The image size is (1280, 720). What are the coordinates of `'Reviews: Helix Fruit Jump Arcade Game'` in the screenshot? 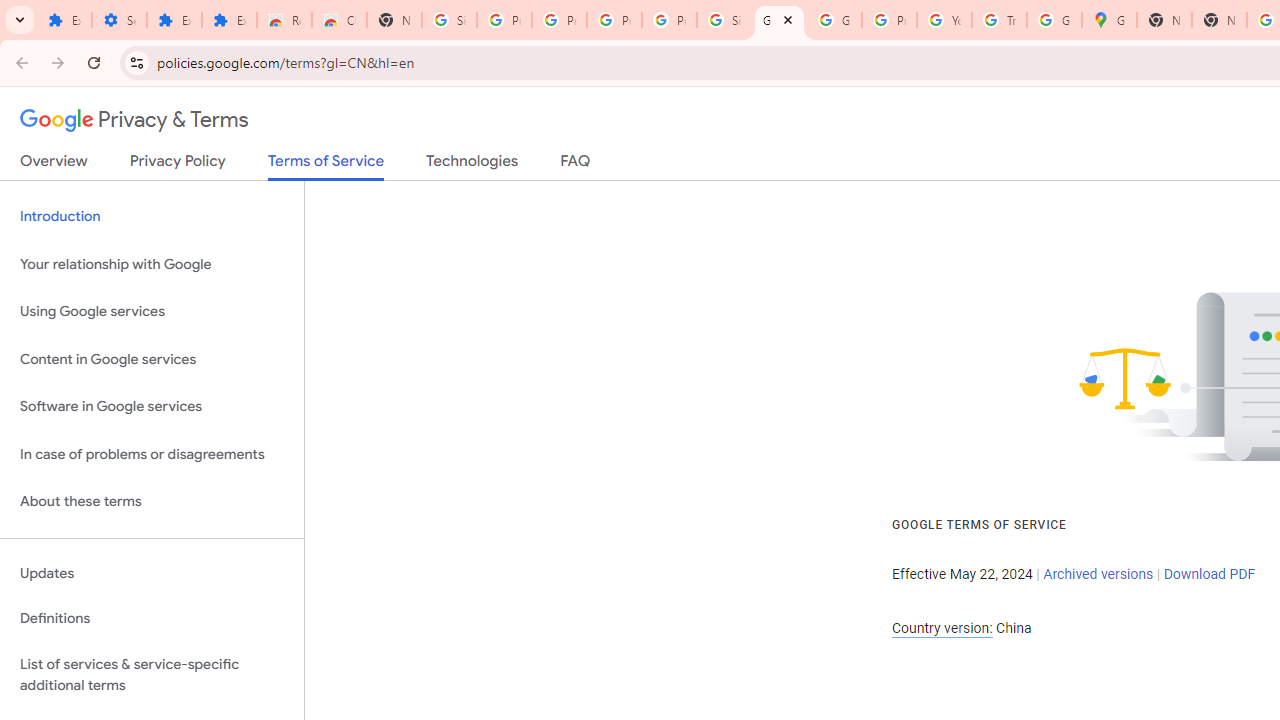 It's located at (283, 20).